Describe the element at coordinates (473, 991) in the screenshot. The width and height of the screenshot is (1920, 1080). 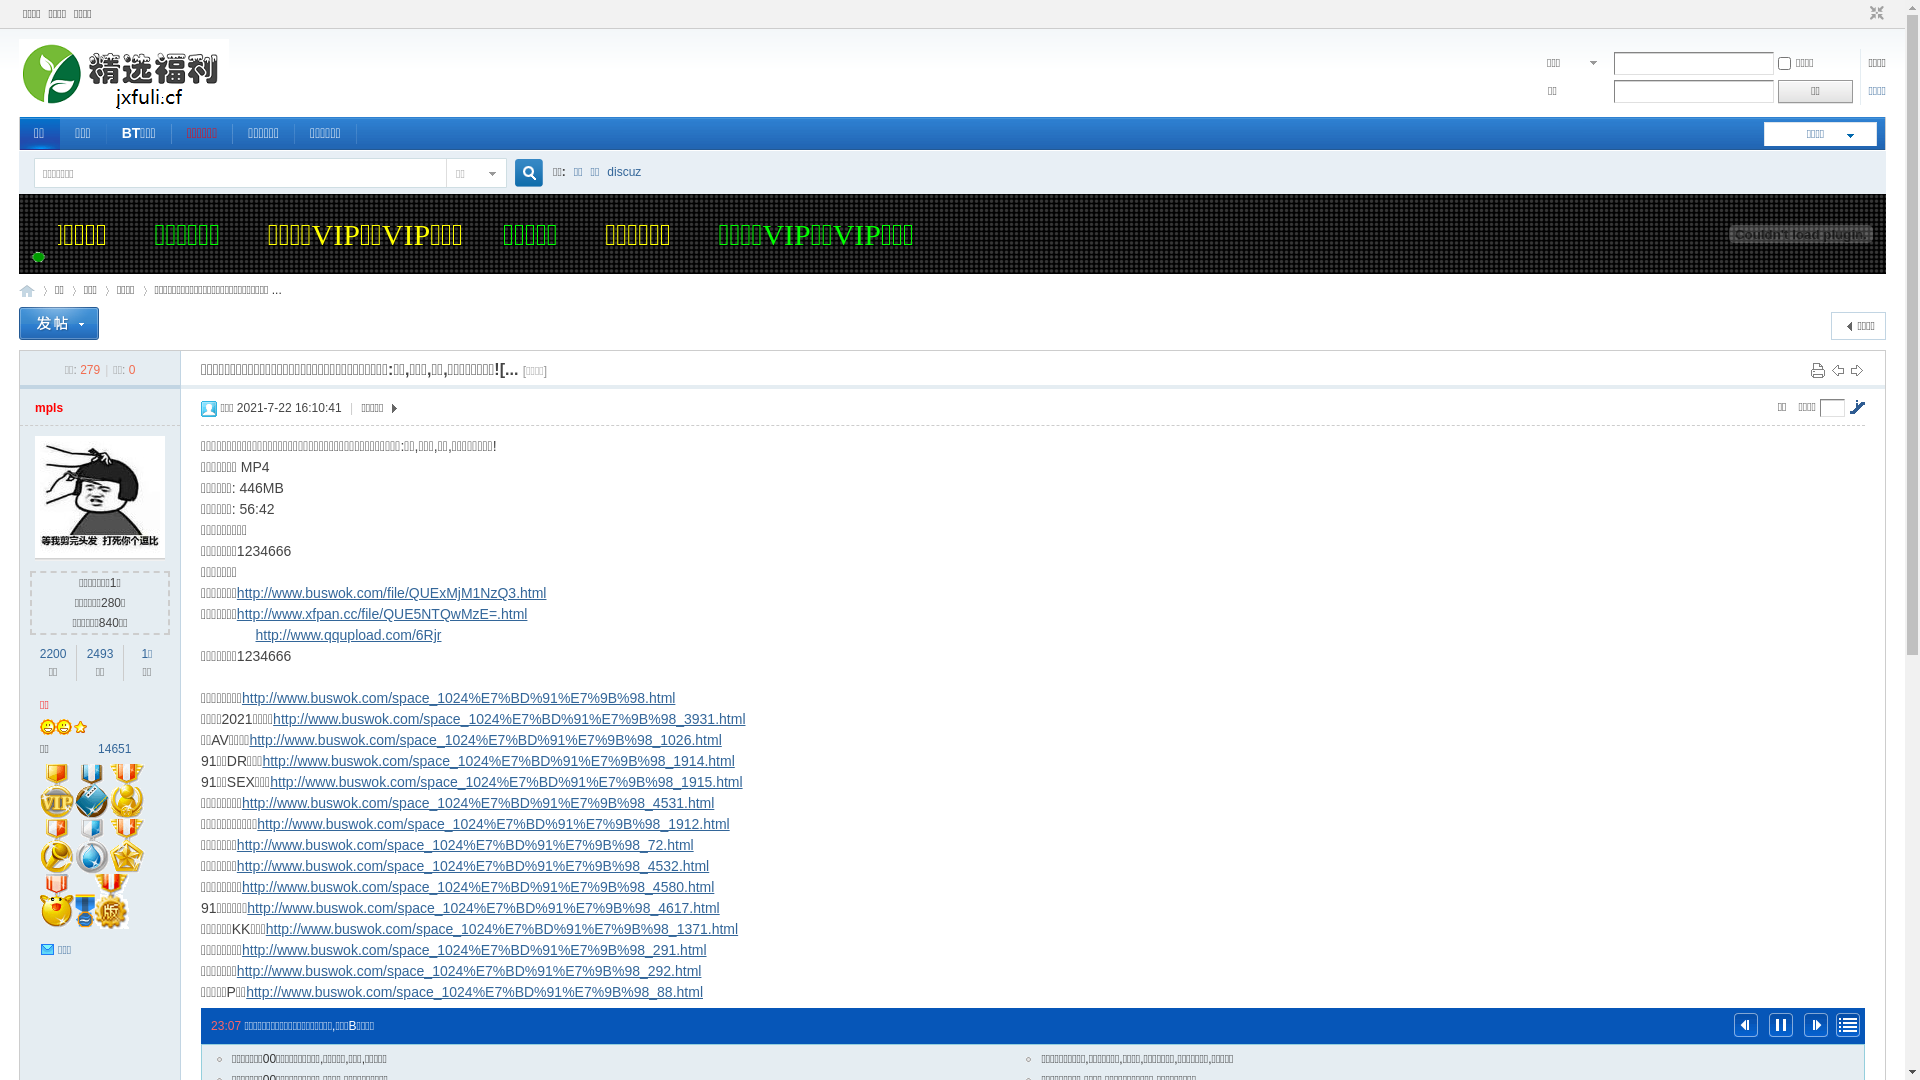
I see `'http://www.buswok.com/space_1024%E7%BD%91%E7%9B%98_88.html'` at that location.